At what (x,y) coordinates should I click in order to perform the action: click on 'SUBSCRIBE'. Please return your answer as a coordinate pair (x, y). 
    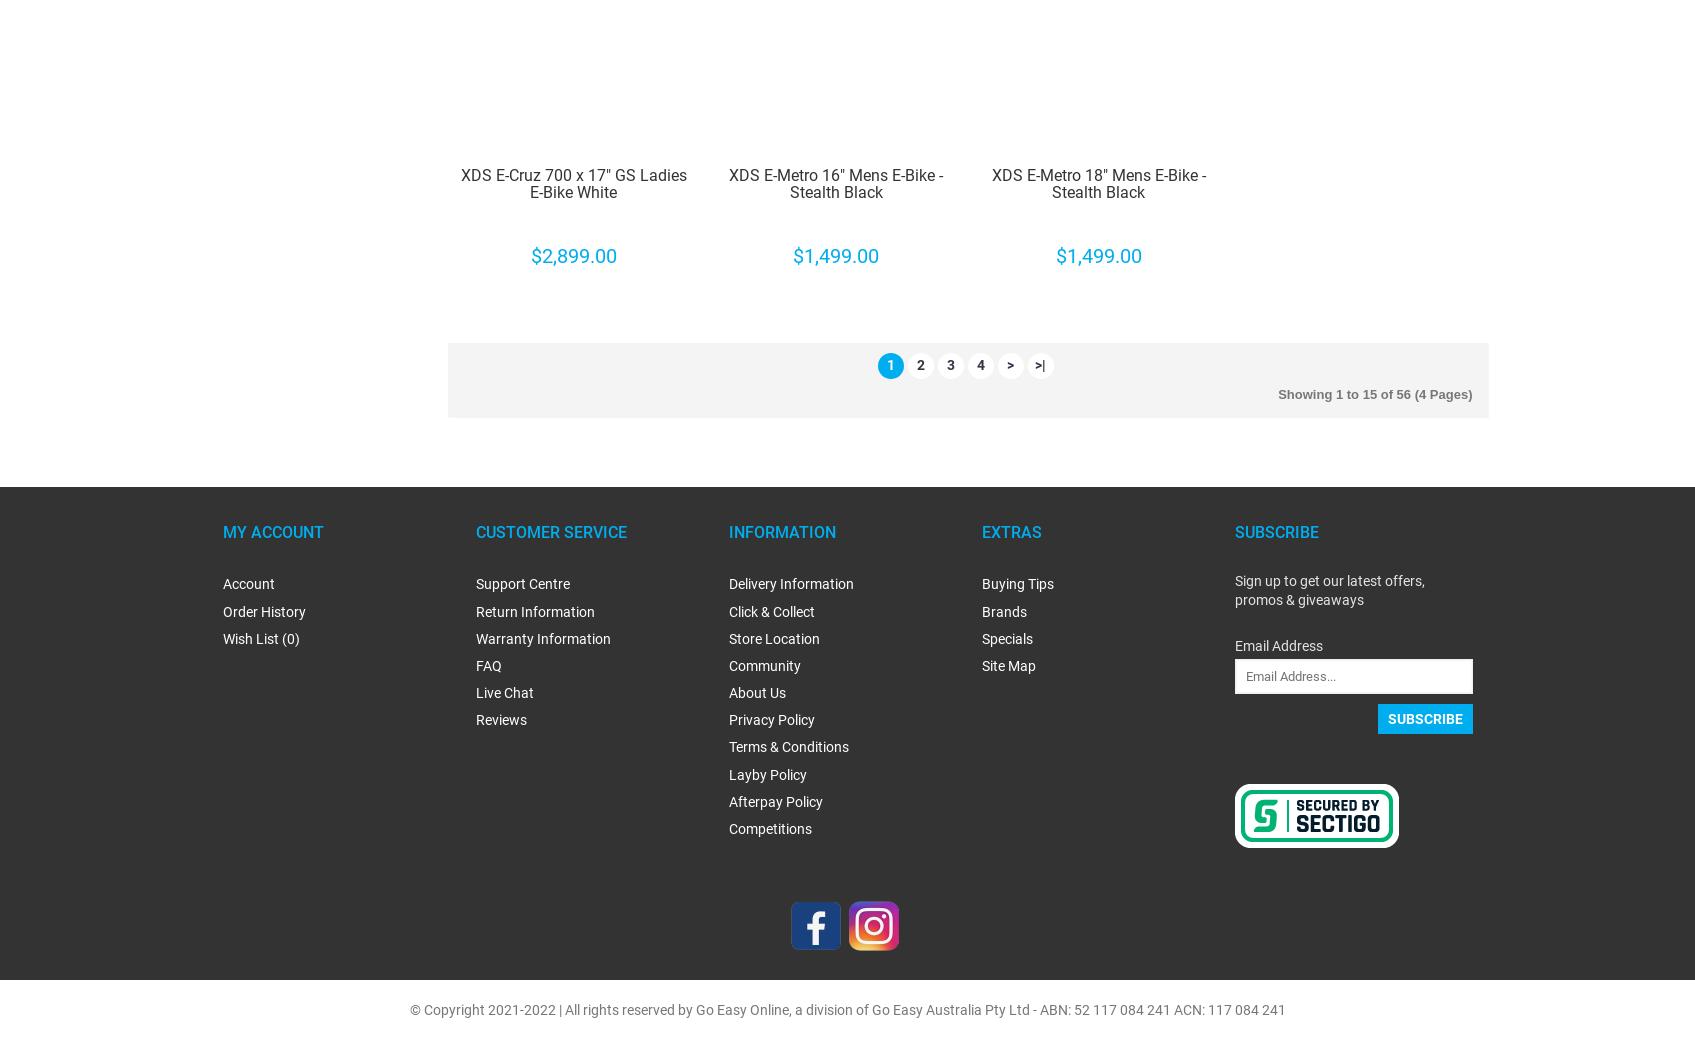
    Looking at the image, I should click on (1274, 531).